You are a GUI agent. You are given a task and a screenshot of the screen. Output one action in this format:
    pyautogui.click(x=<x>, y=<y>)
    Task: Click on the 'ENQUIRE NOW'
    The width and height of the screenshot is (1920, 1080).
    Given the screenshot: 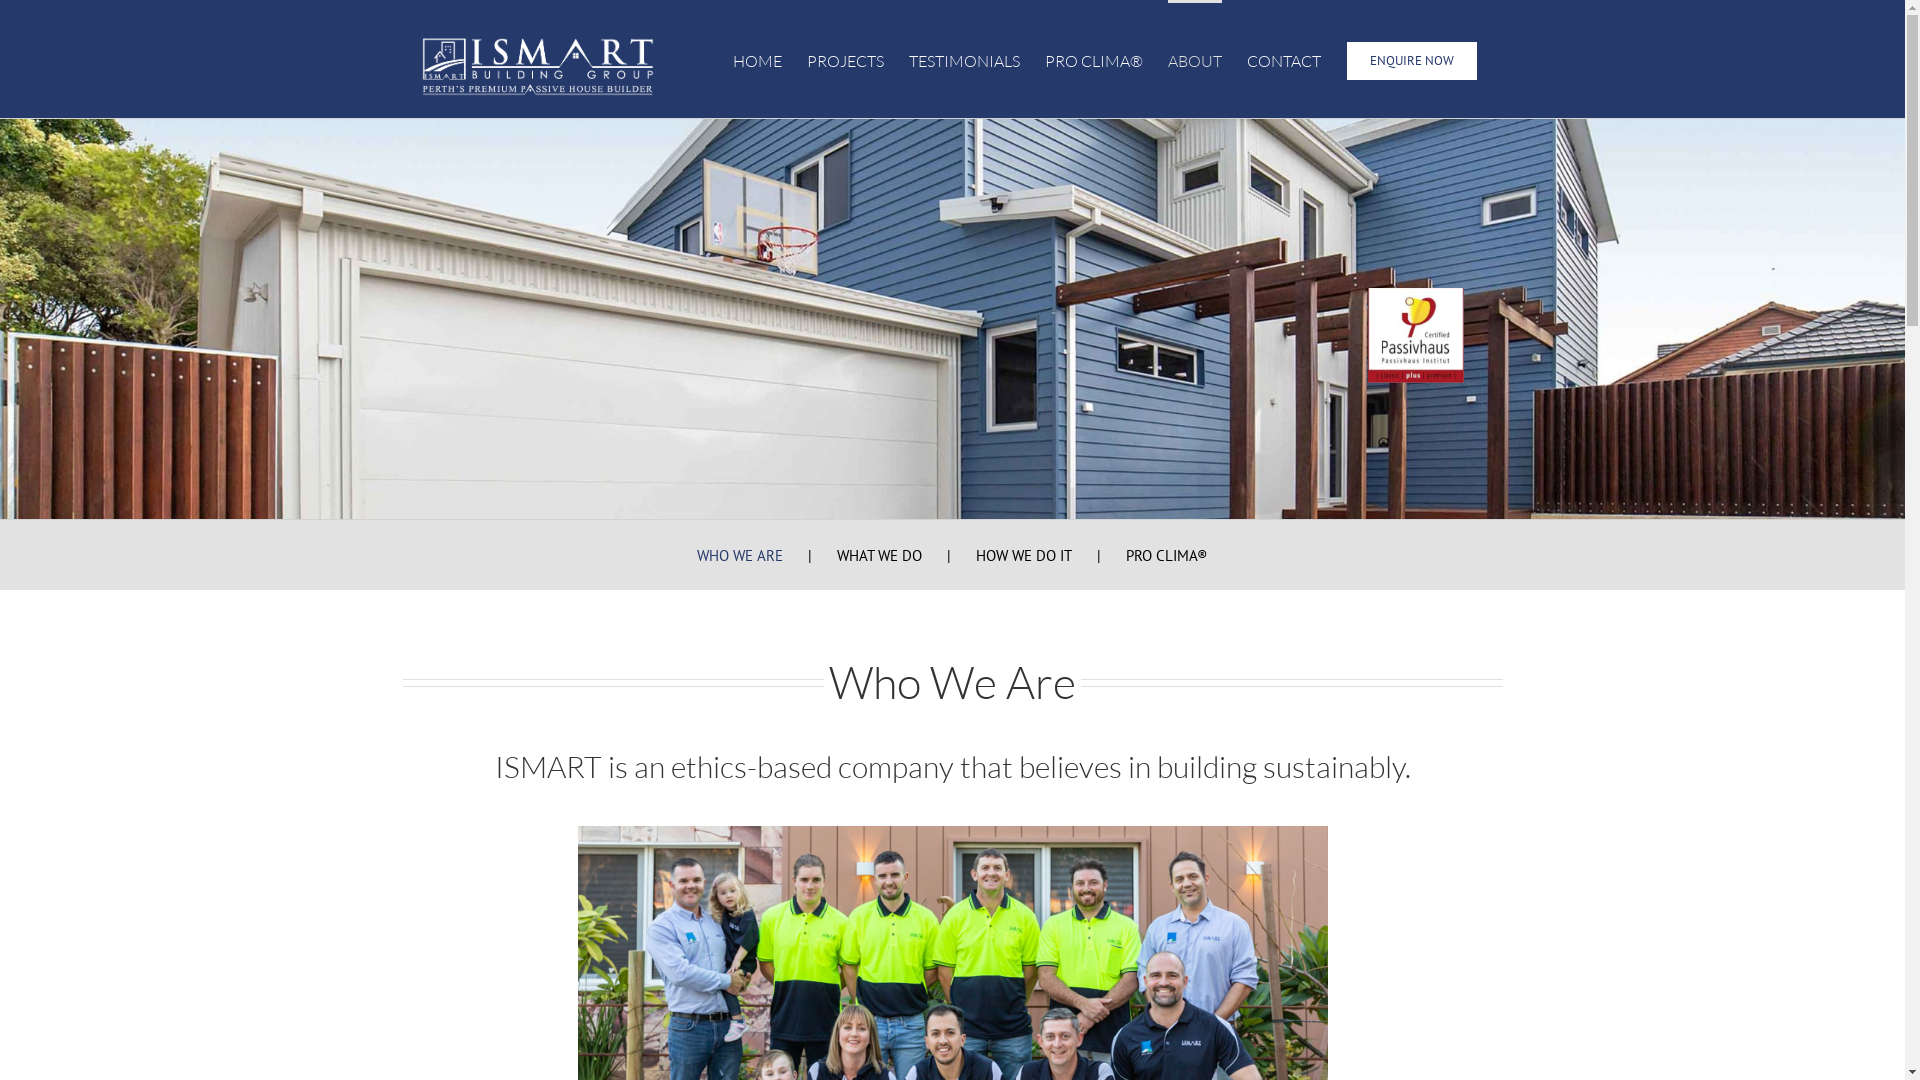 What is the action you would take?
    pyautogui.click(x=1410, y=57)
    